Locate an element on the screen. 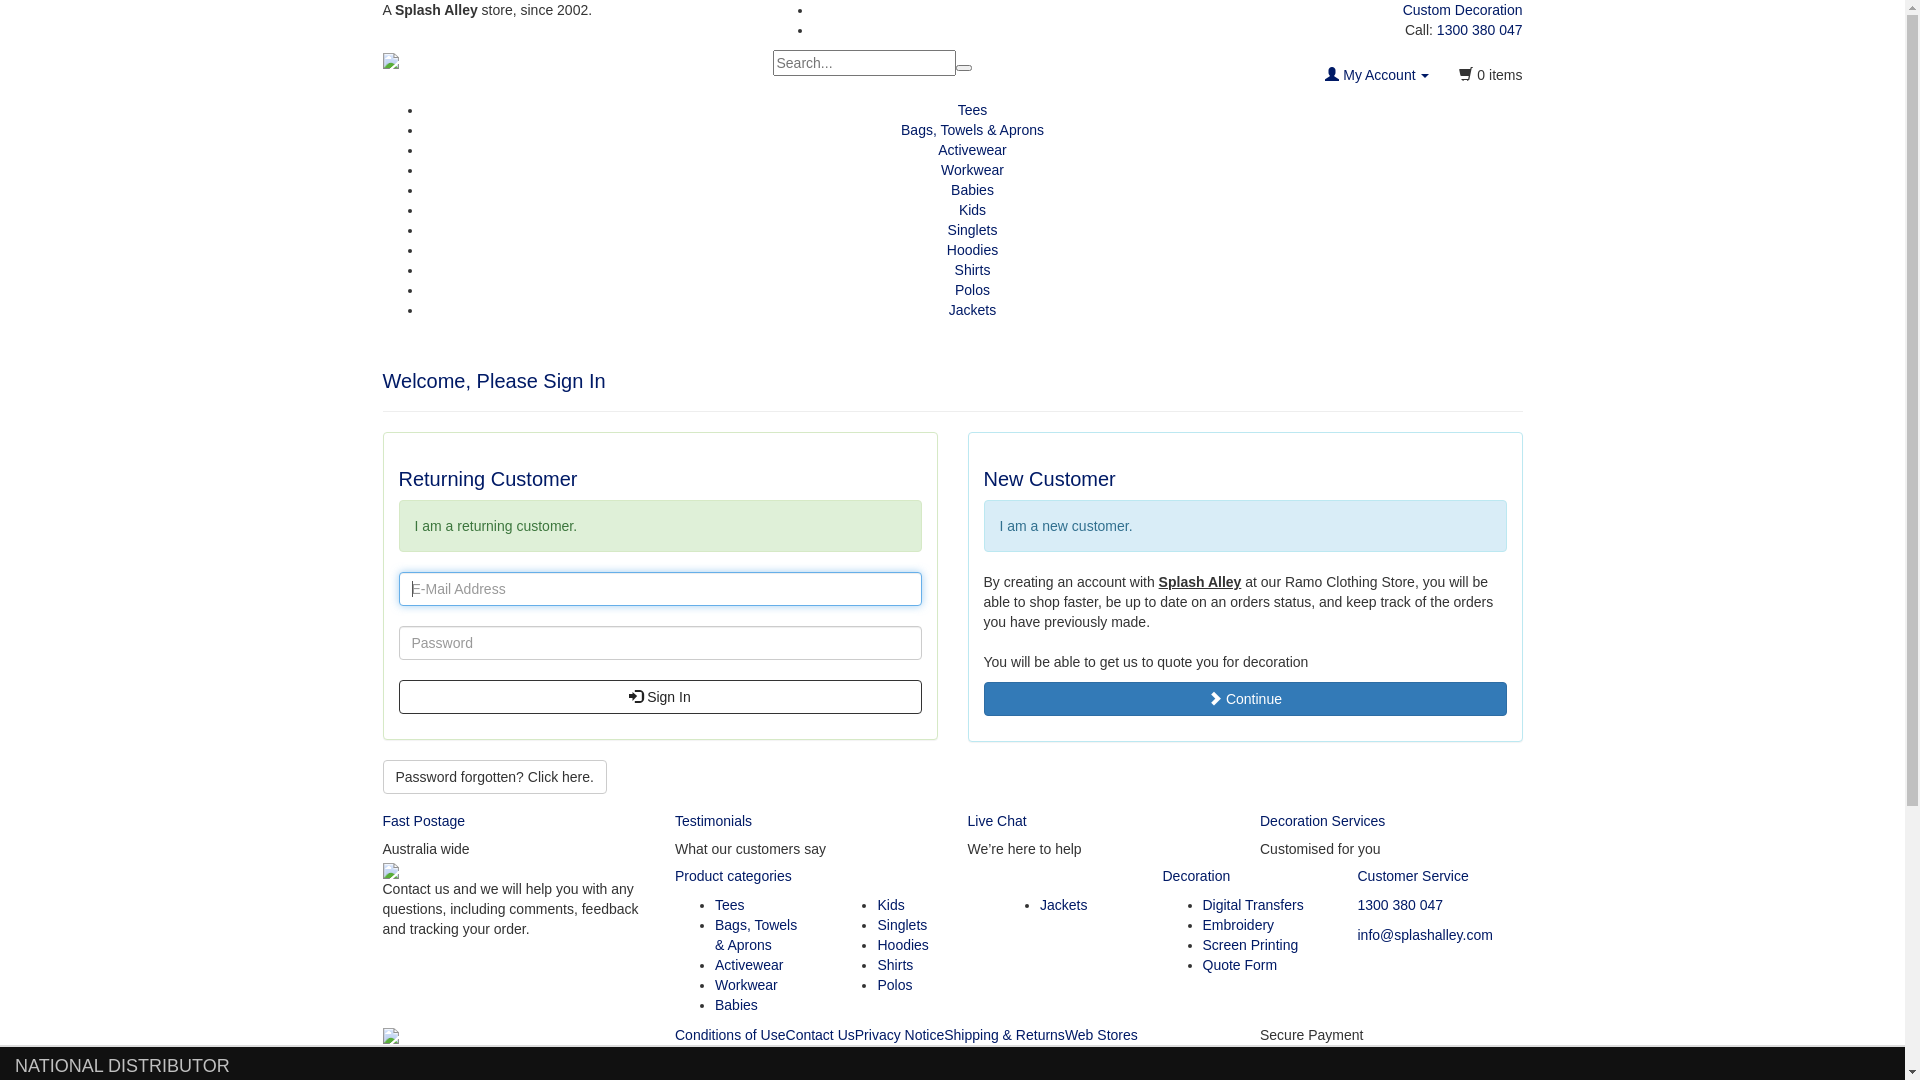  'Screen Printing' is located at coordinates (1248, 945).